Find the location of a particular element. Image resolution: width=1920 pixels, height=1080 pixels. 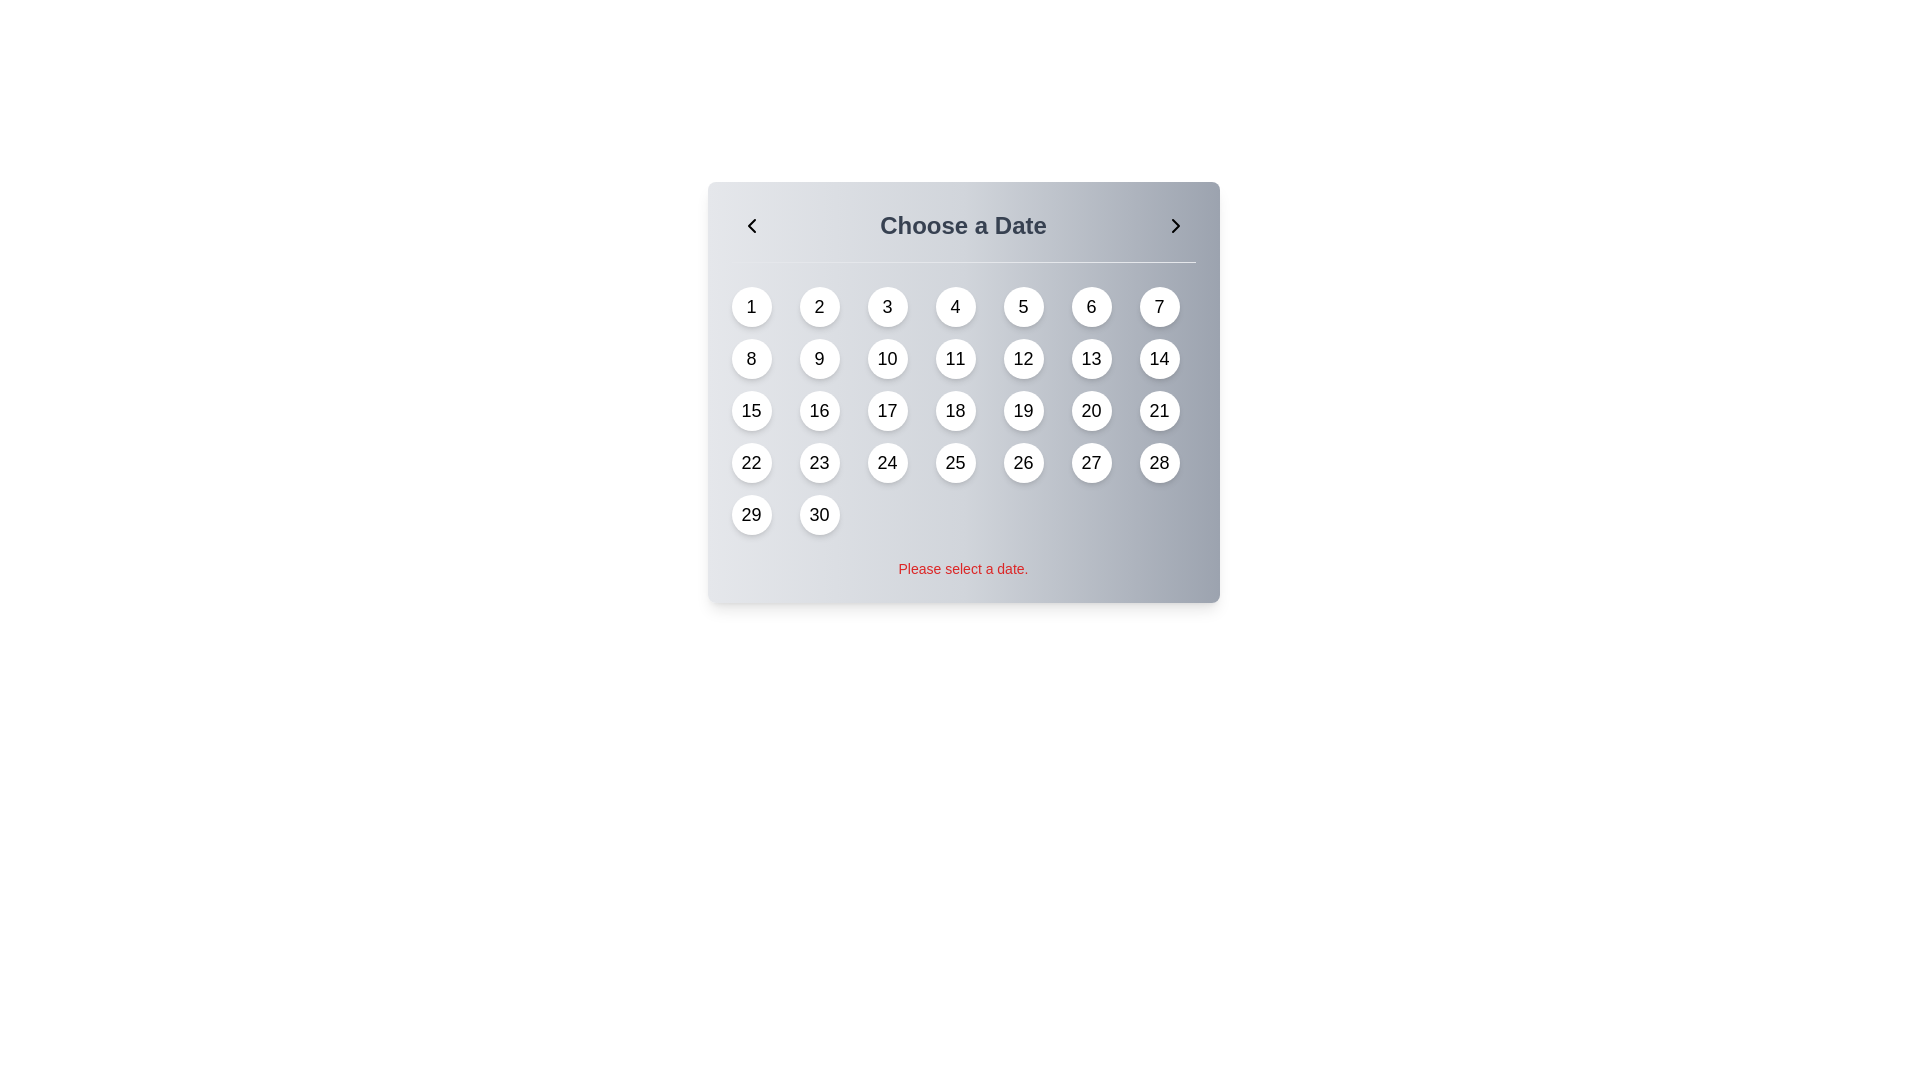

the icon button located at the top-left of the date selection panel, adjacent to 'Choose a Date' is located at coordinates (750, 225).